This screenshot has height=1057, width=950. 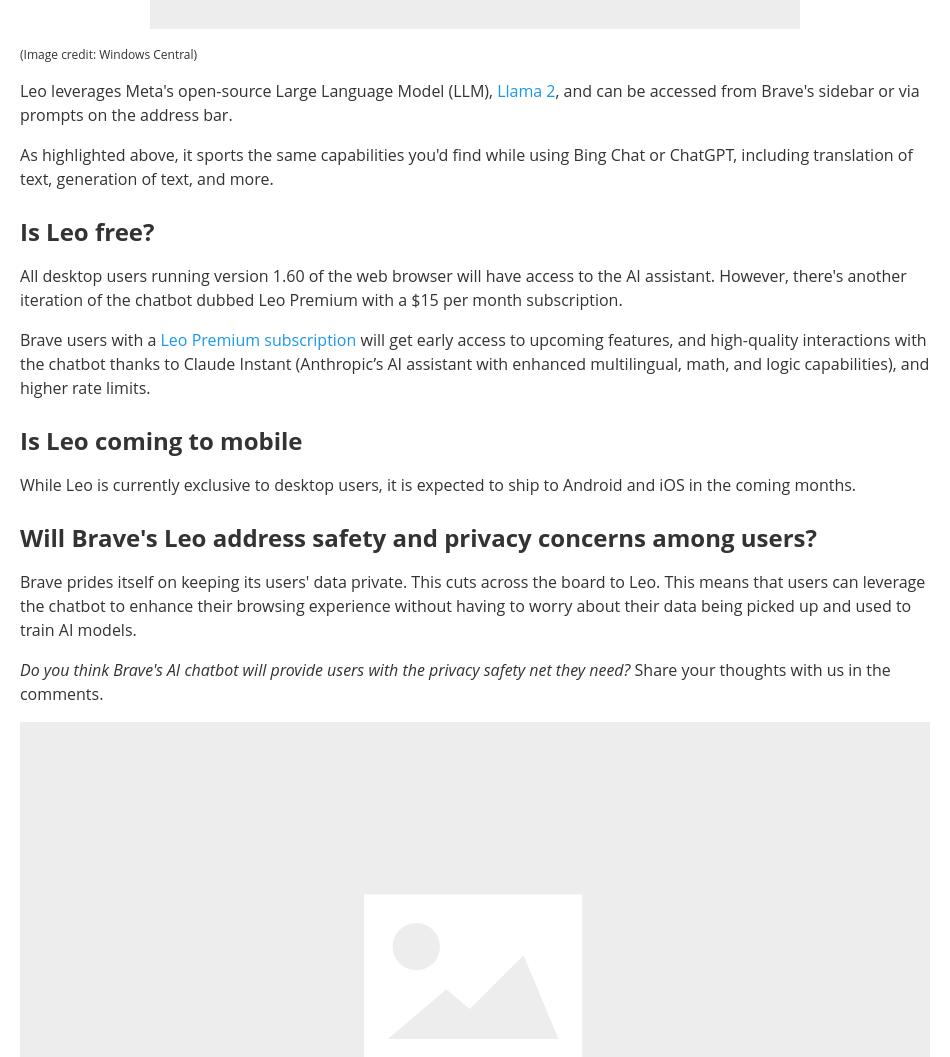 I want to click on '(Image credit: Windows Central)', so click(x=20, y=54).